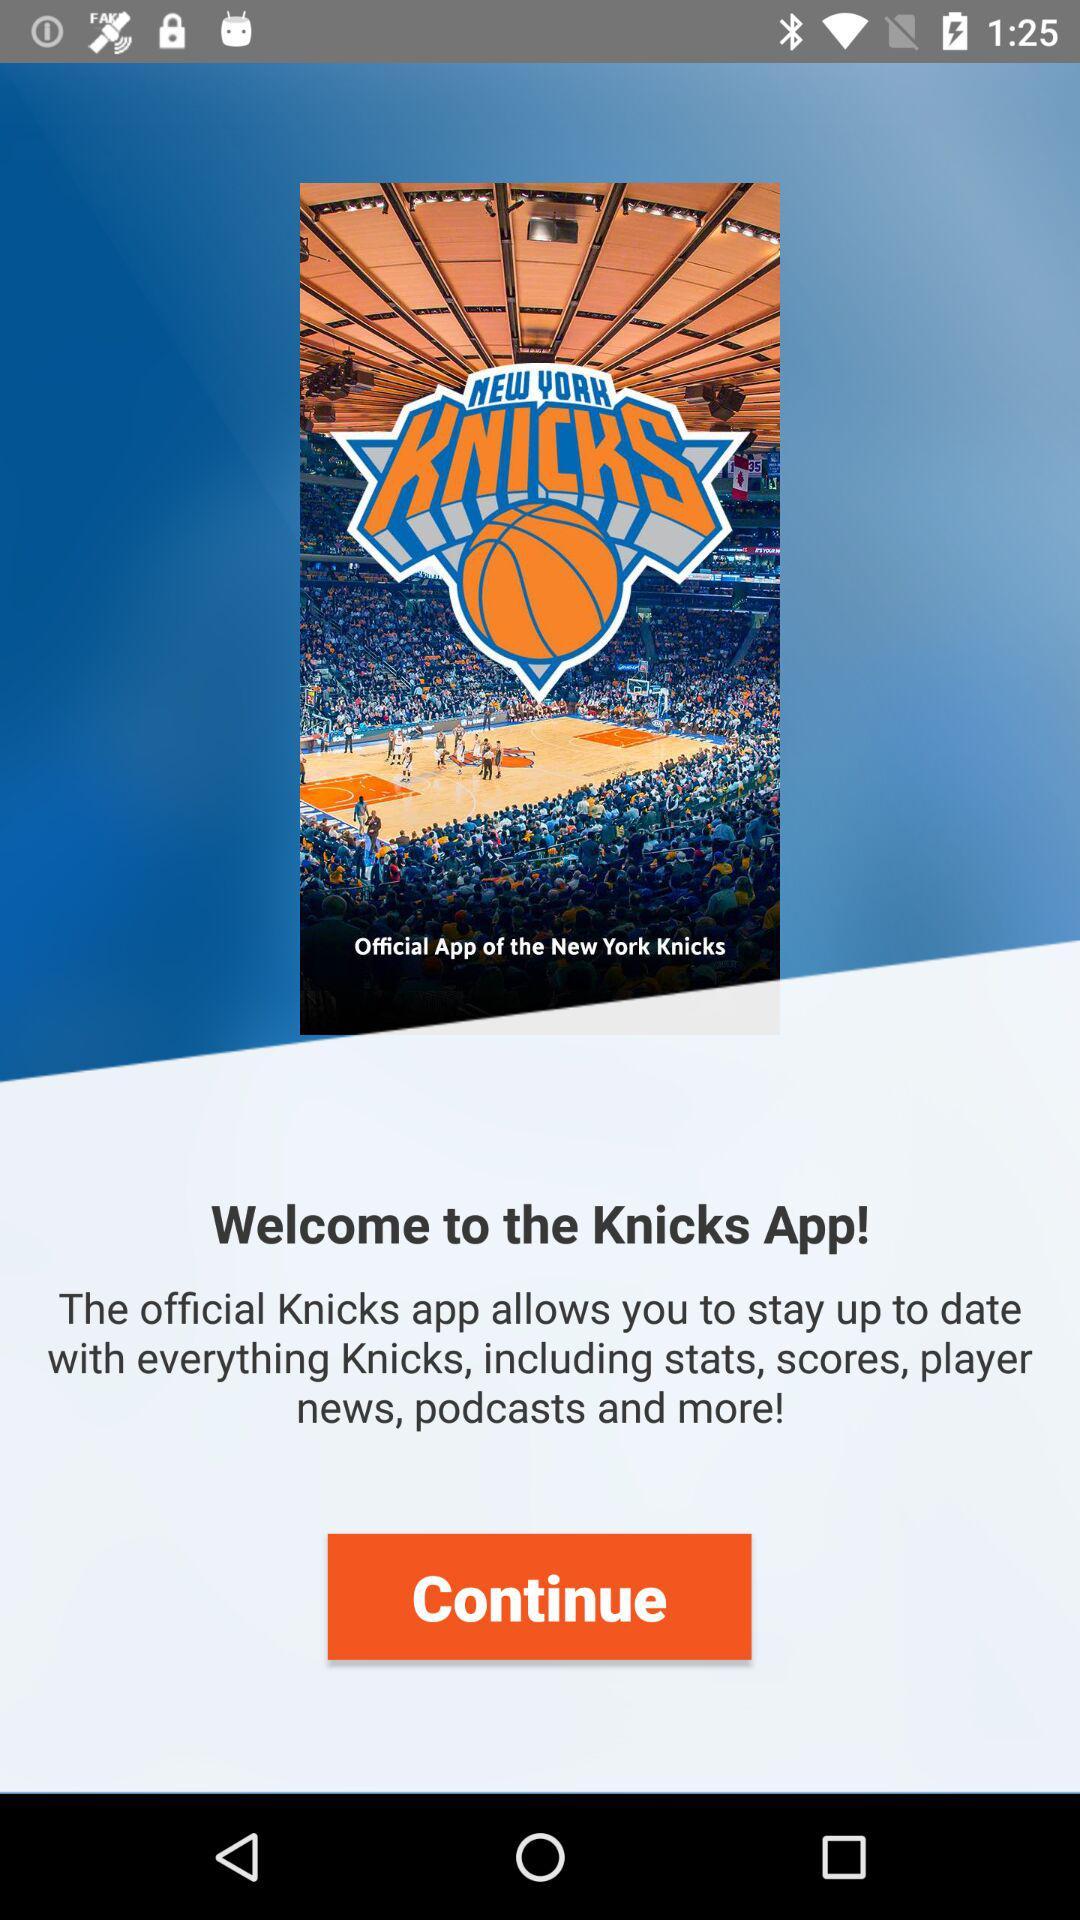 This screenshot has height=1920, width=1080. What do you see at coordinates (538, 1595) in the screenshot?
I see `continue icon` at bounding box center [538, 1595].